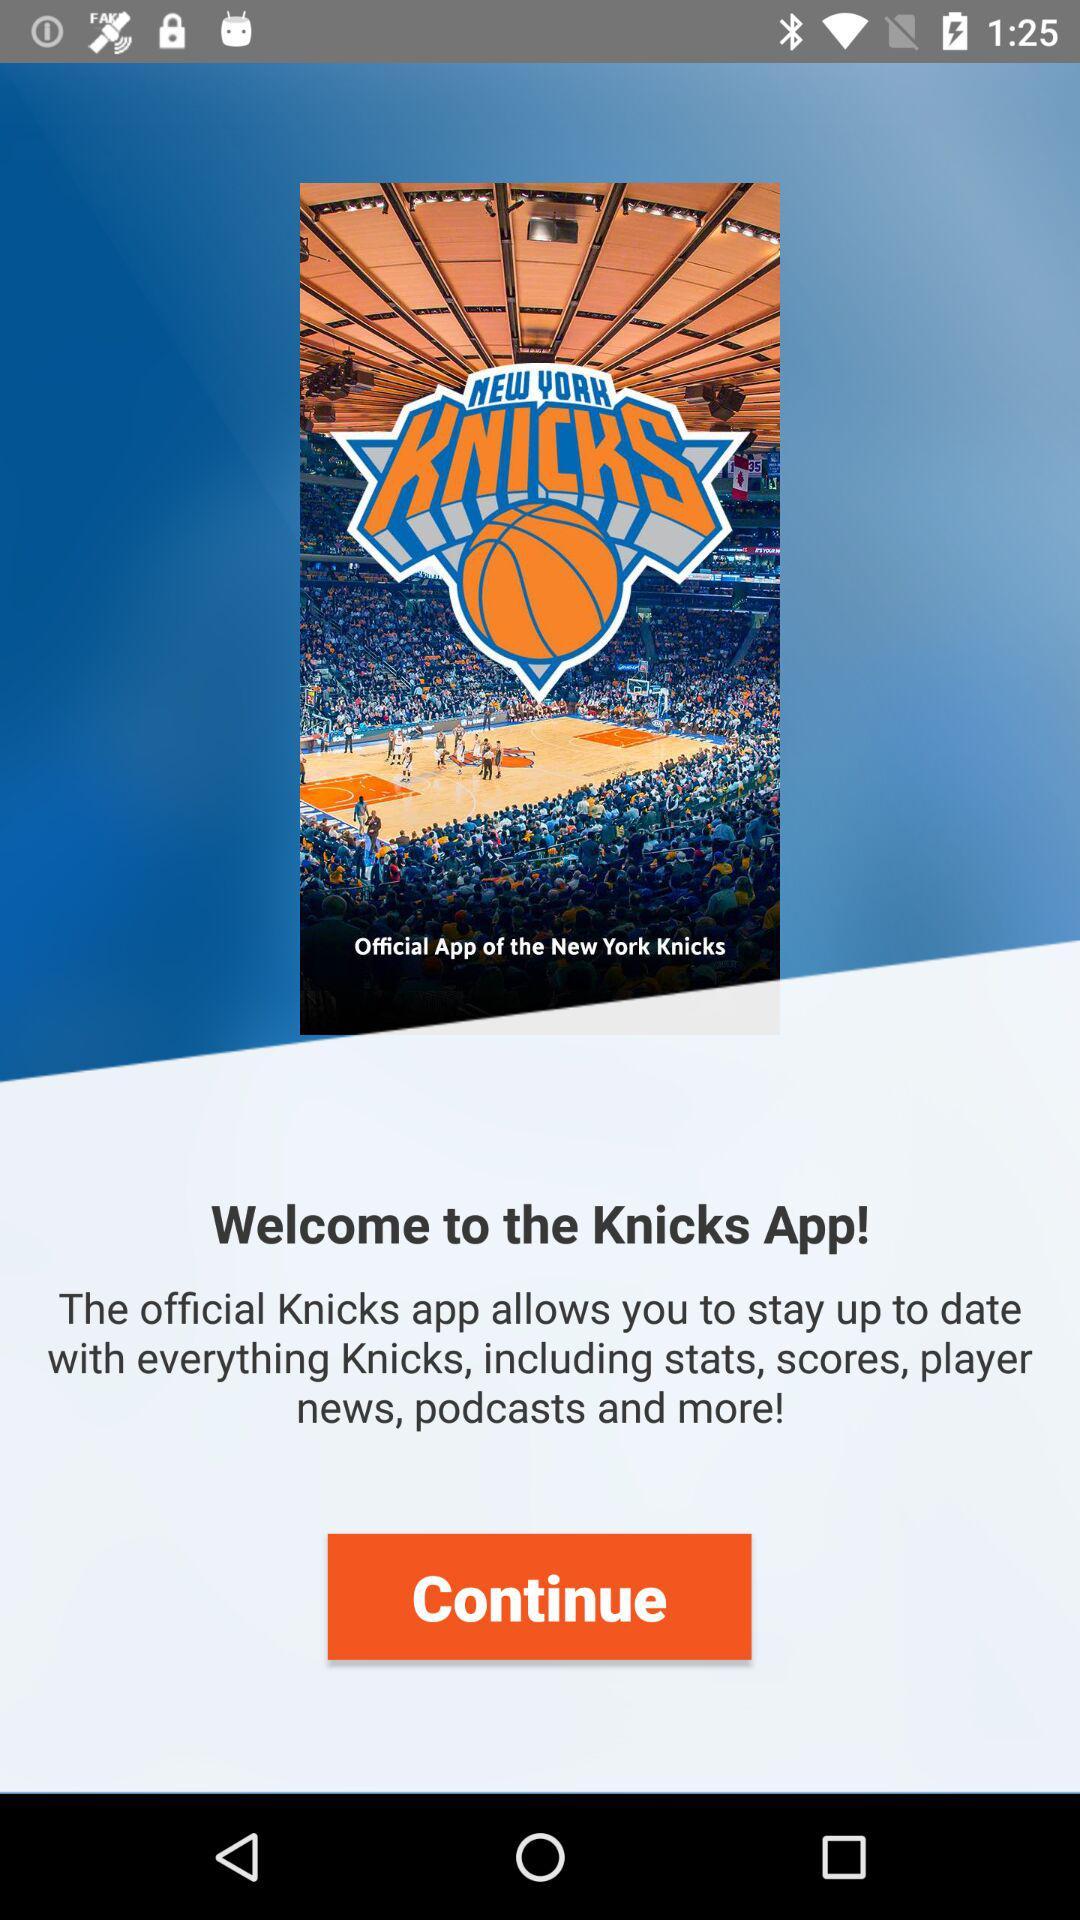 This screenshot has height=1920, width=1080. What do you see at coordinates (538, 1595) in the screenshot?
I see `continue icon` at bounding box center [538, 1595].